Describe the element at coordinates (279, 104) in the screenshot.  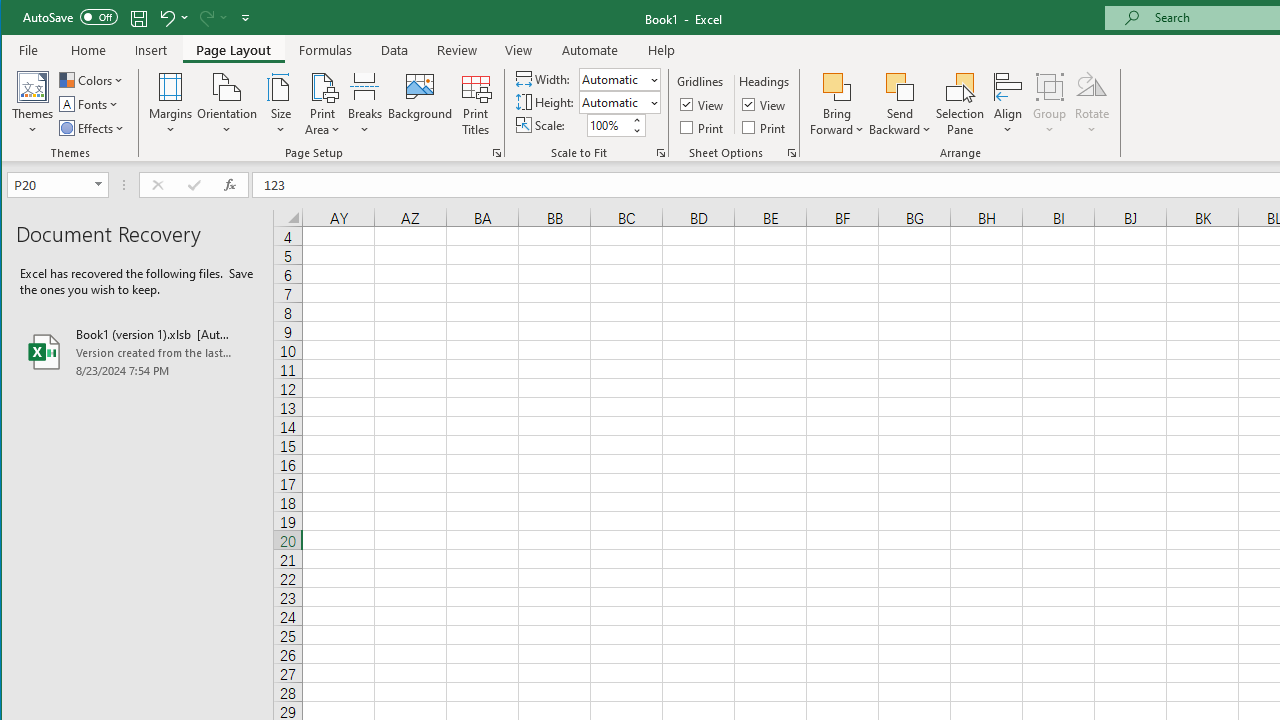
I see `'Size'` at that location.